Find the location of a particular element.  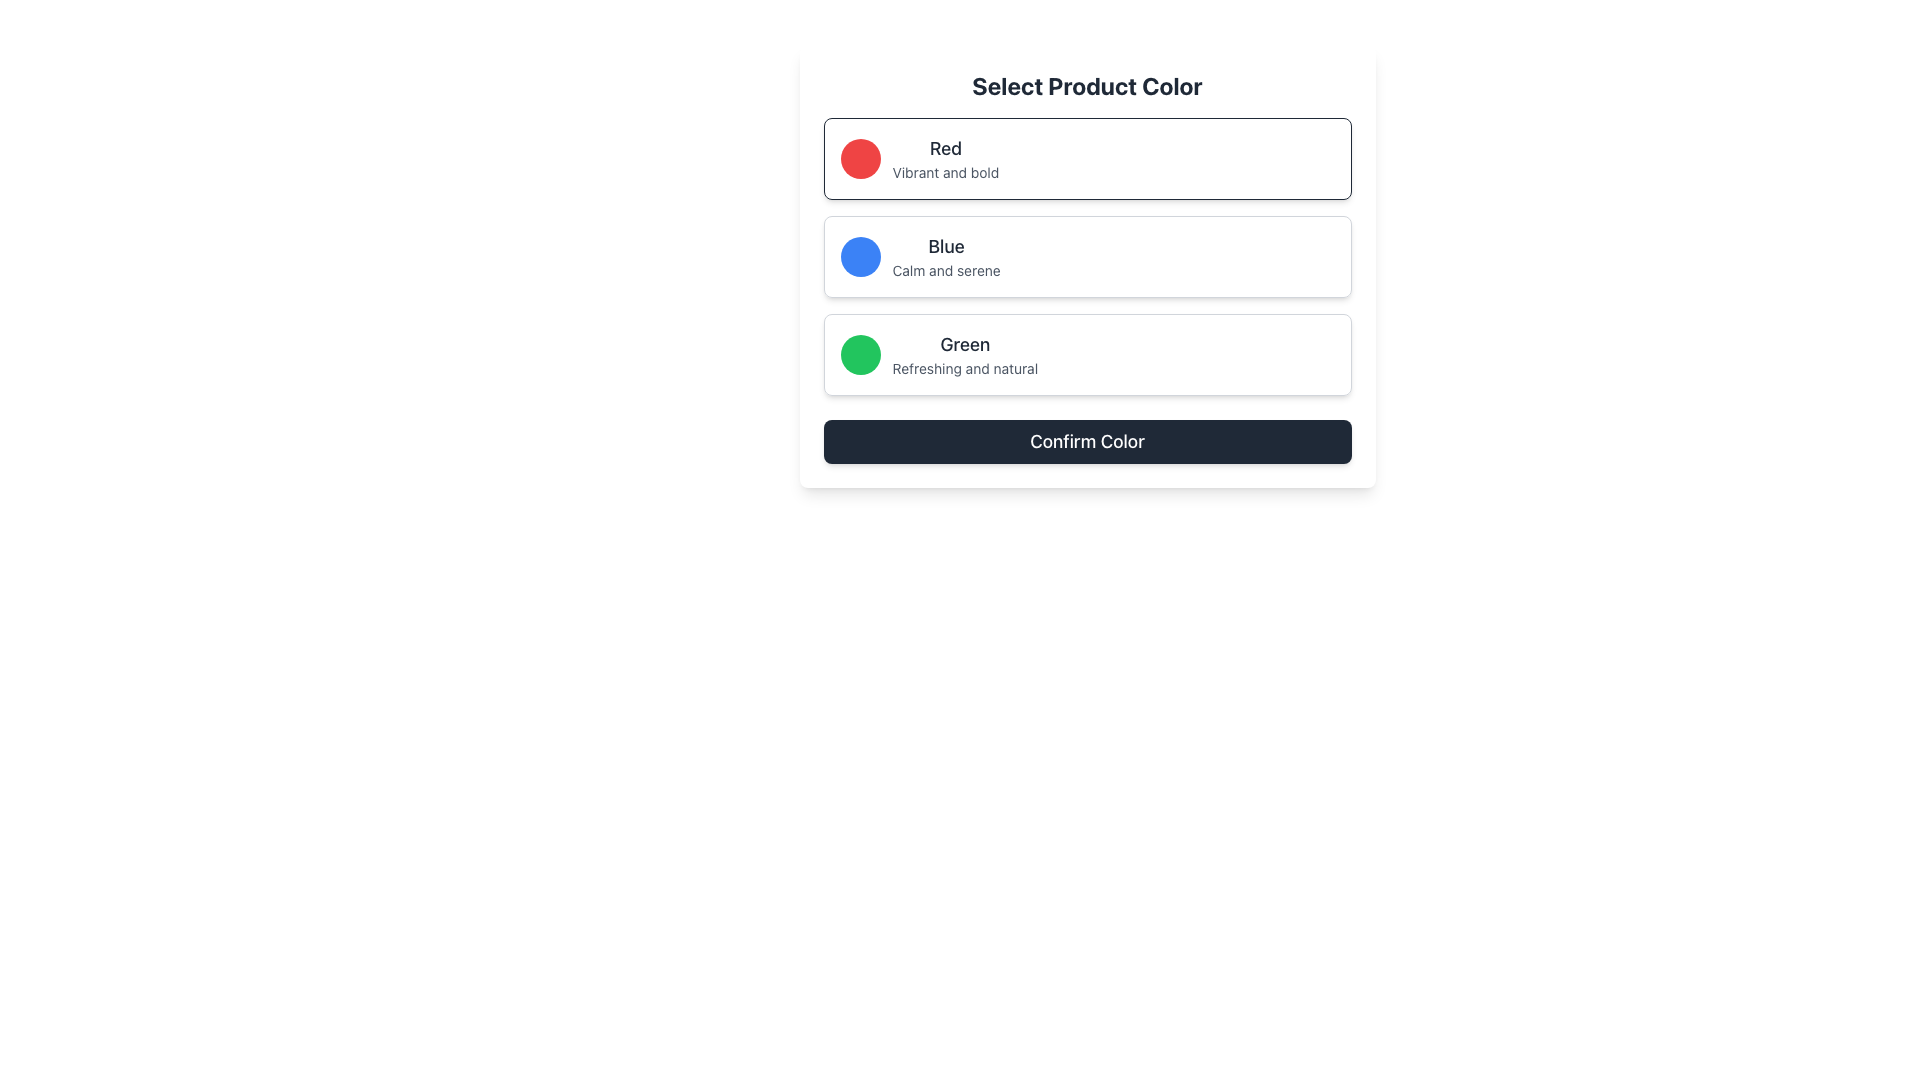

the text label displaying the word 'Red' in bold, large font, which is positioned beside a red circular icon and above the smaller gray text 'Vibrant and bold.' is located at coordinates (944, 148).